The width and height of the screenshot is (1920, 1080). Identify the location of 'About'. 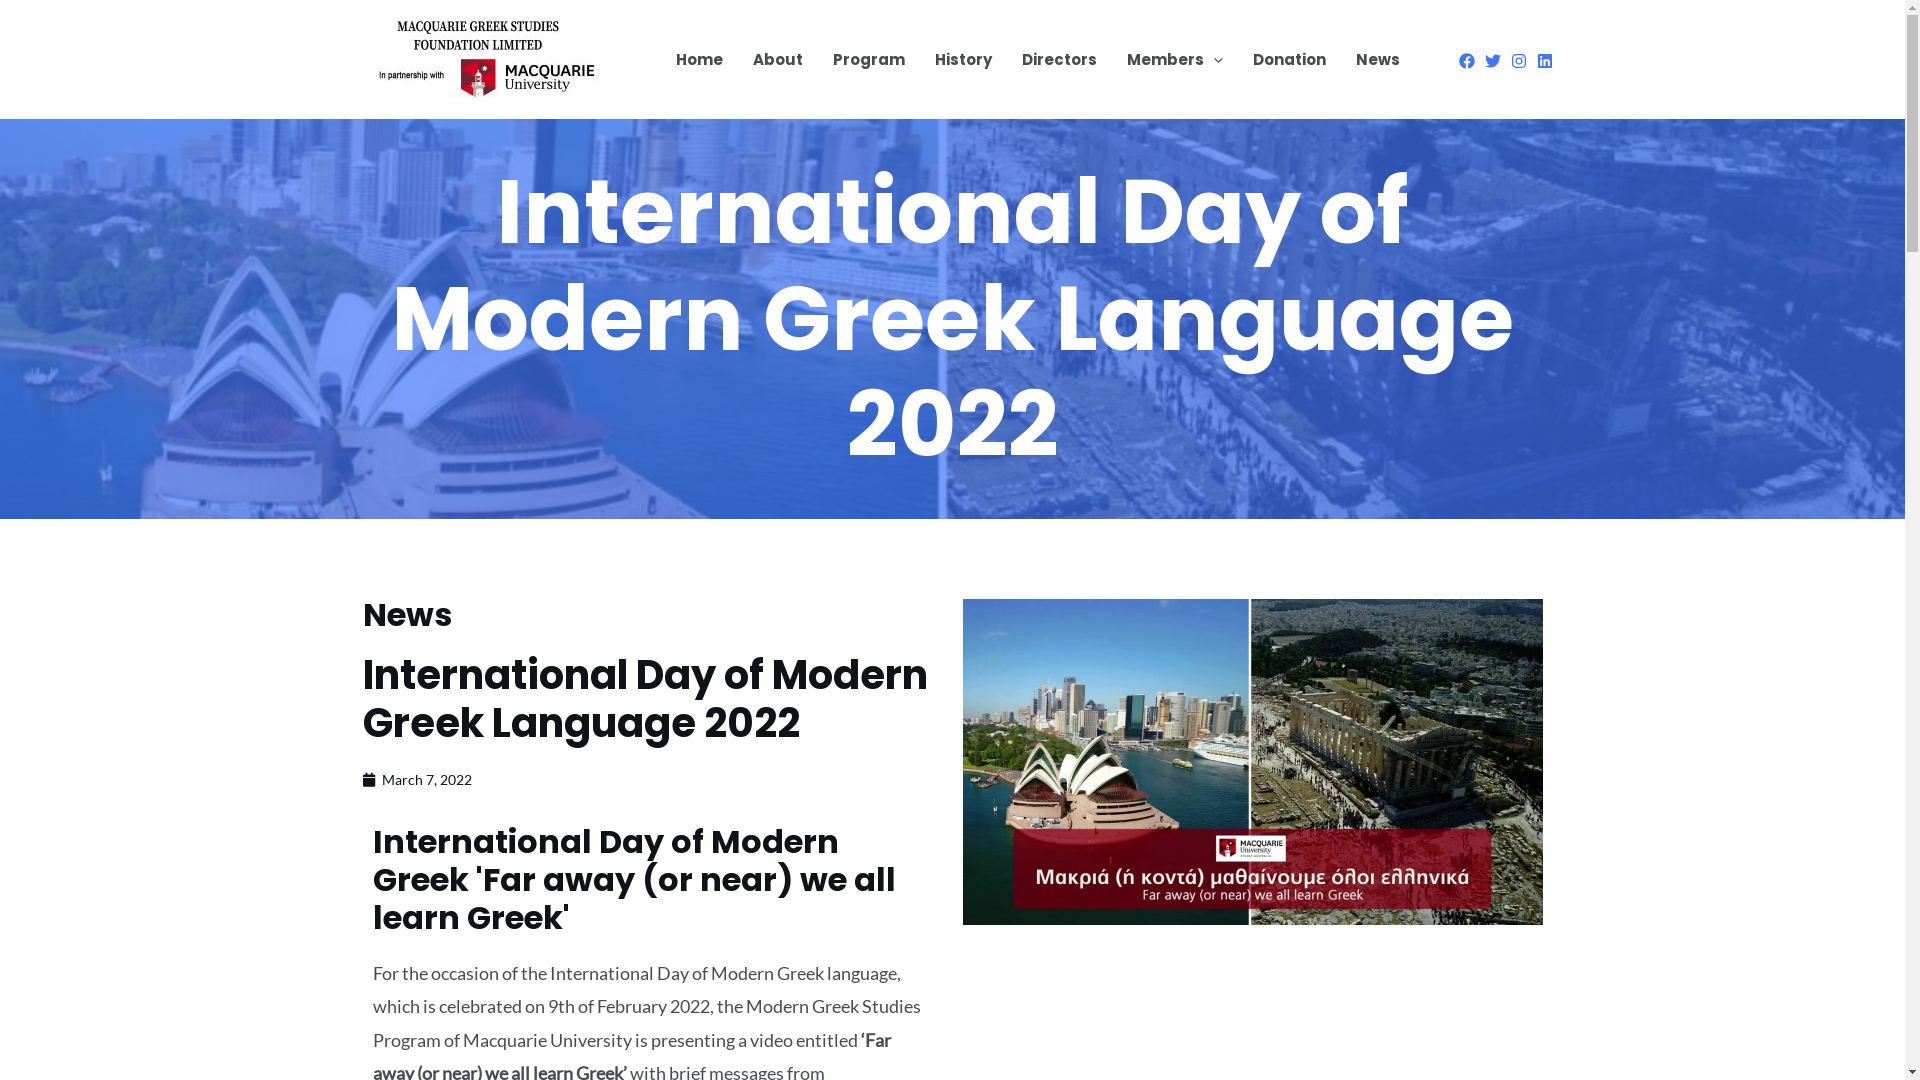
(776, 59).